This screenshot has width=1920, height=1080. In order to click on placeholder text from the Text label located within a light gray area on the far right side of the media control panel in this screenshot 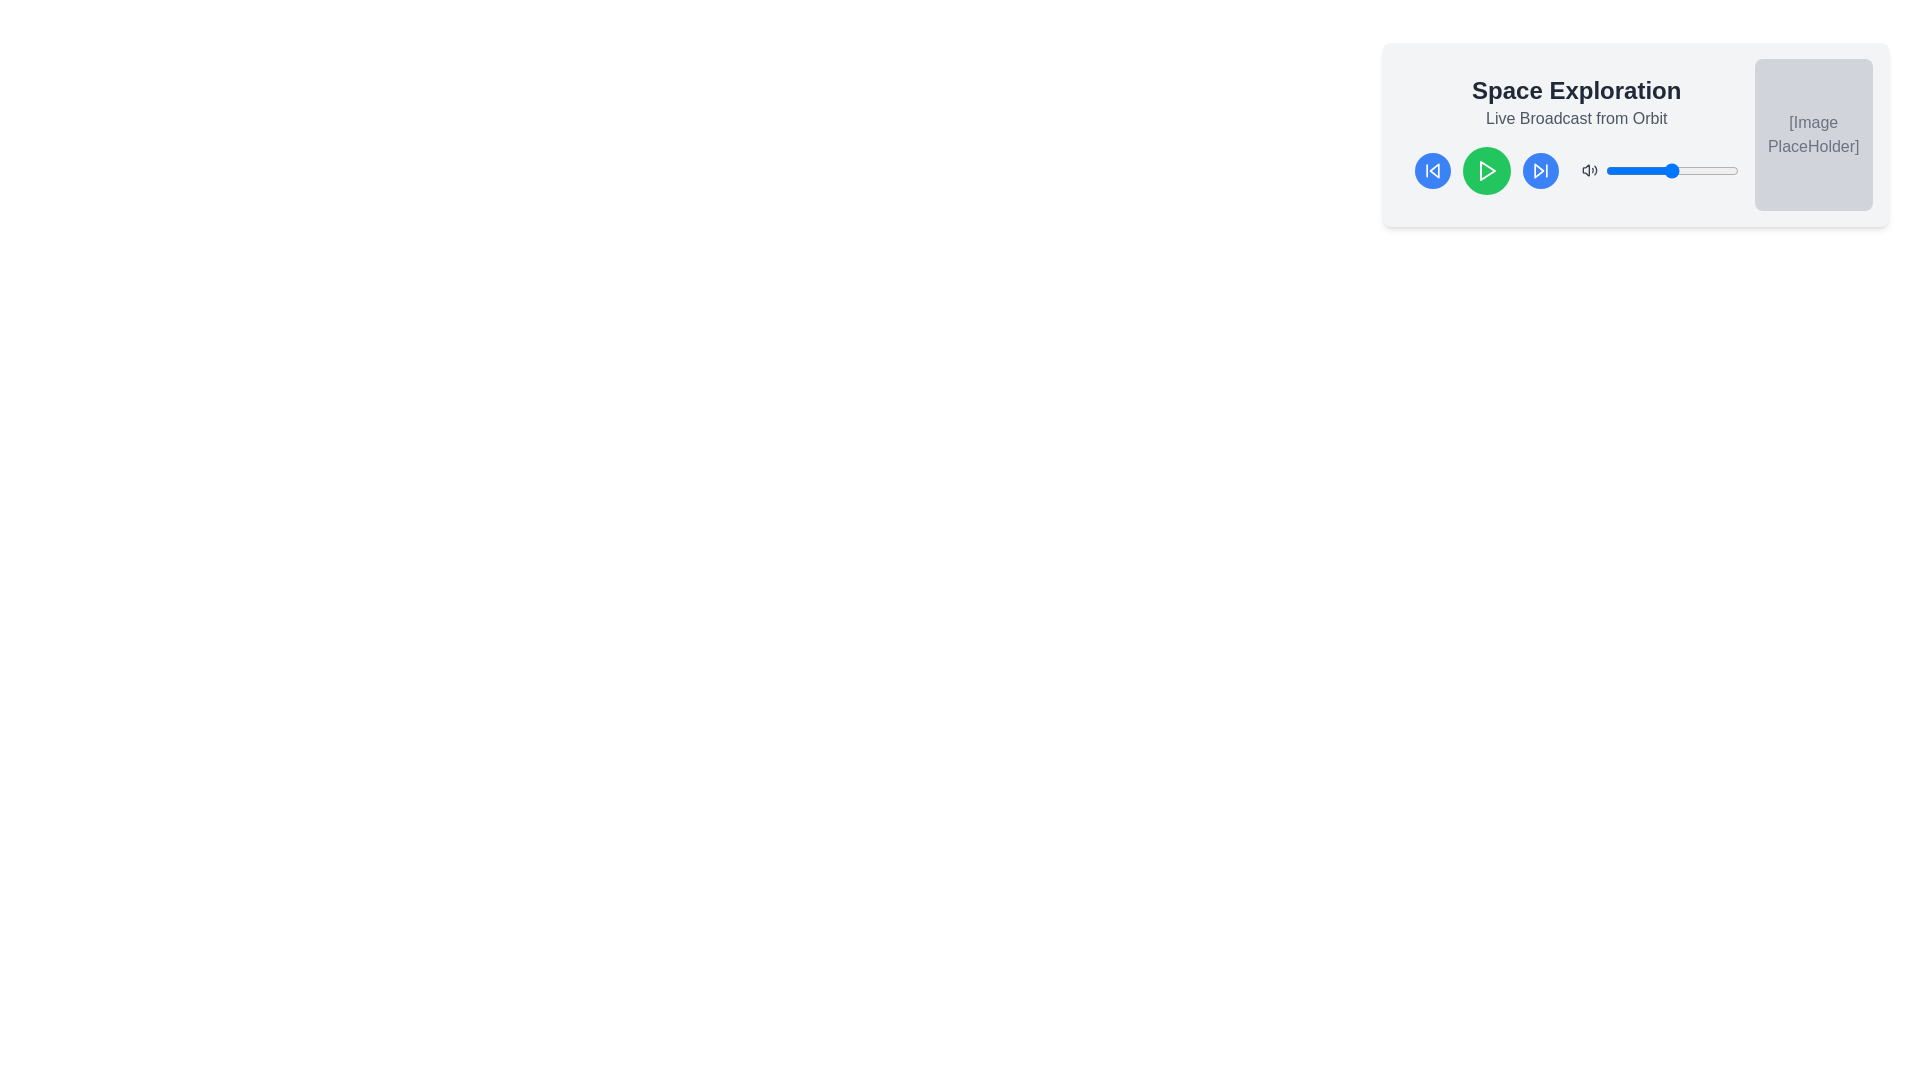, I will do `click(1813, 135)`.